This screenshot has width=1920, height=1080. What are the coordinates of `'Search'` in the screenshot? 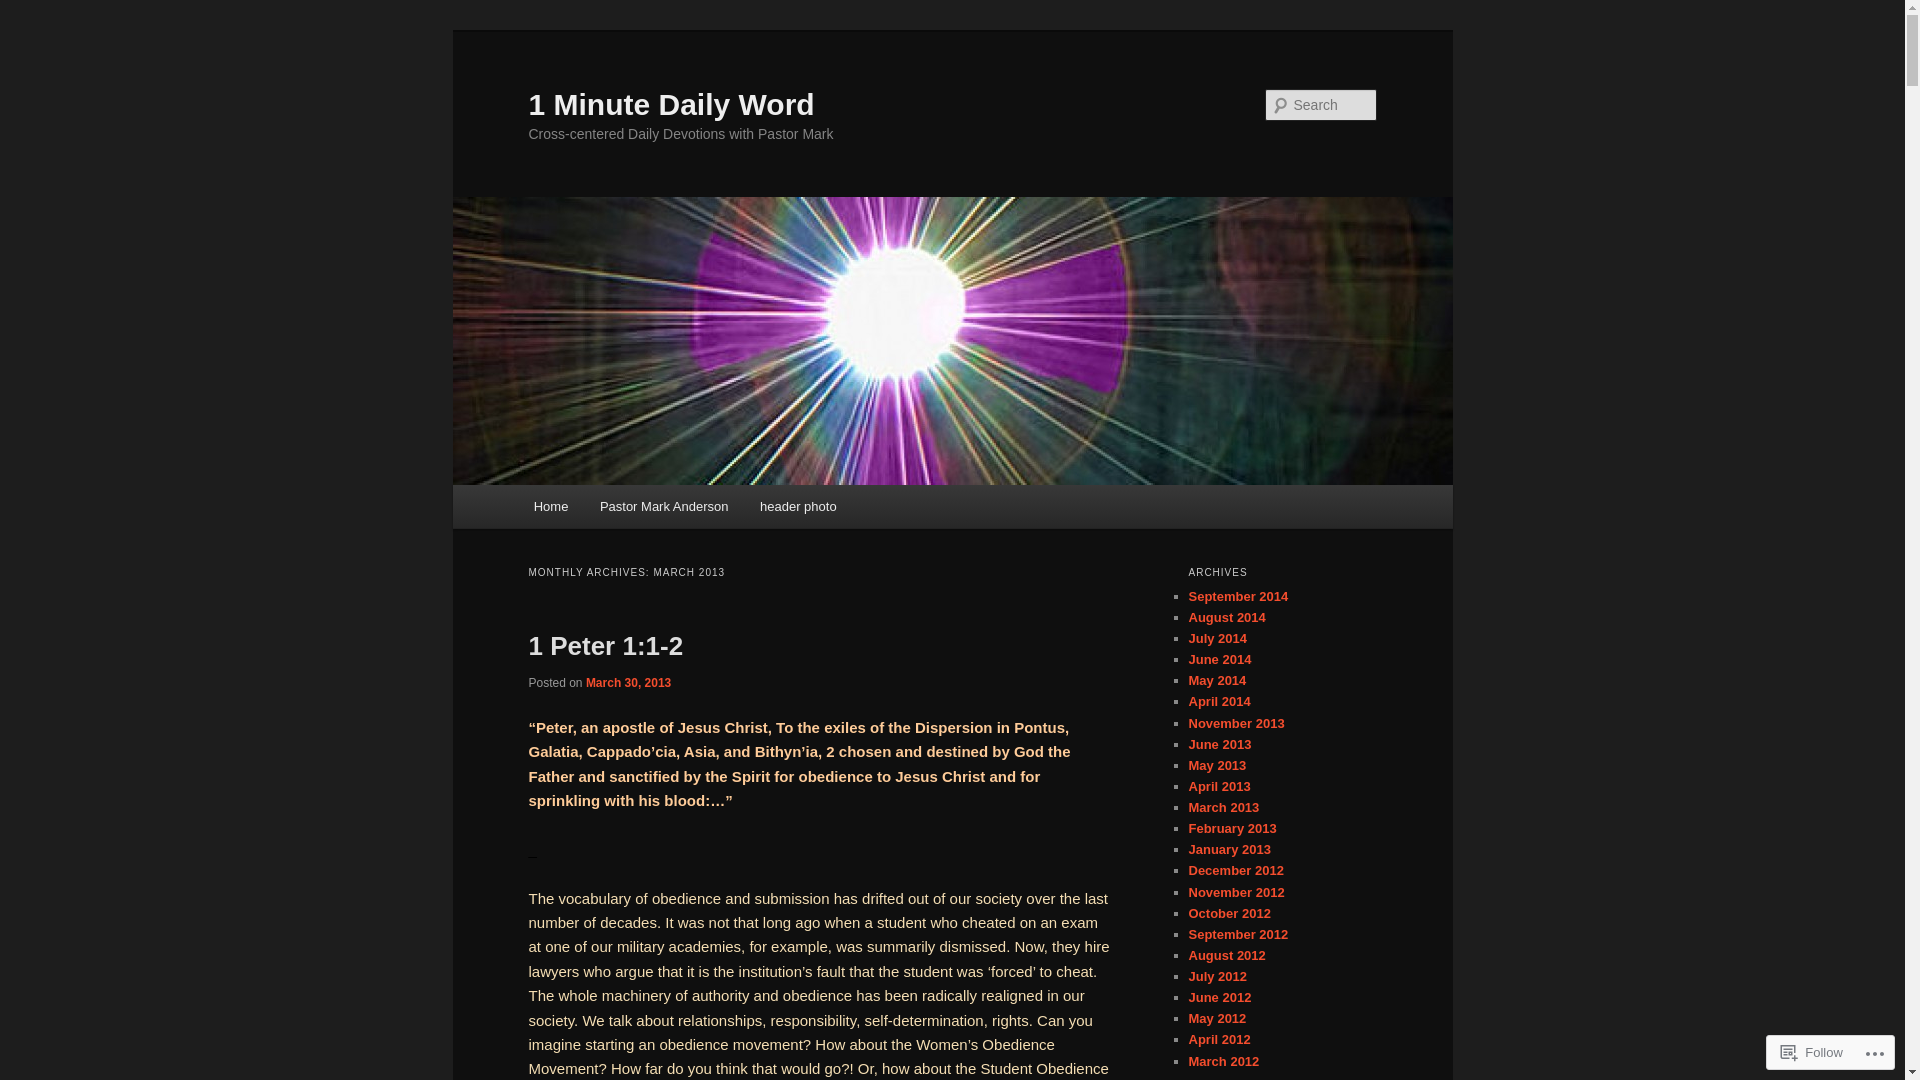 It's located at (0, 11).